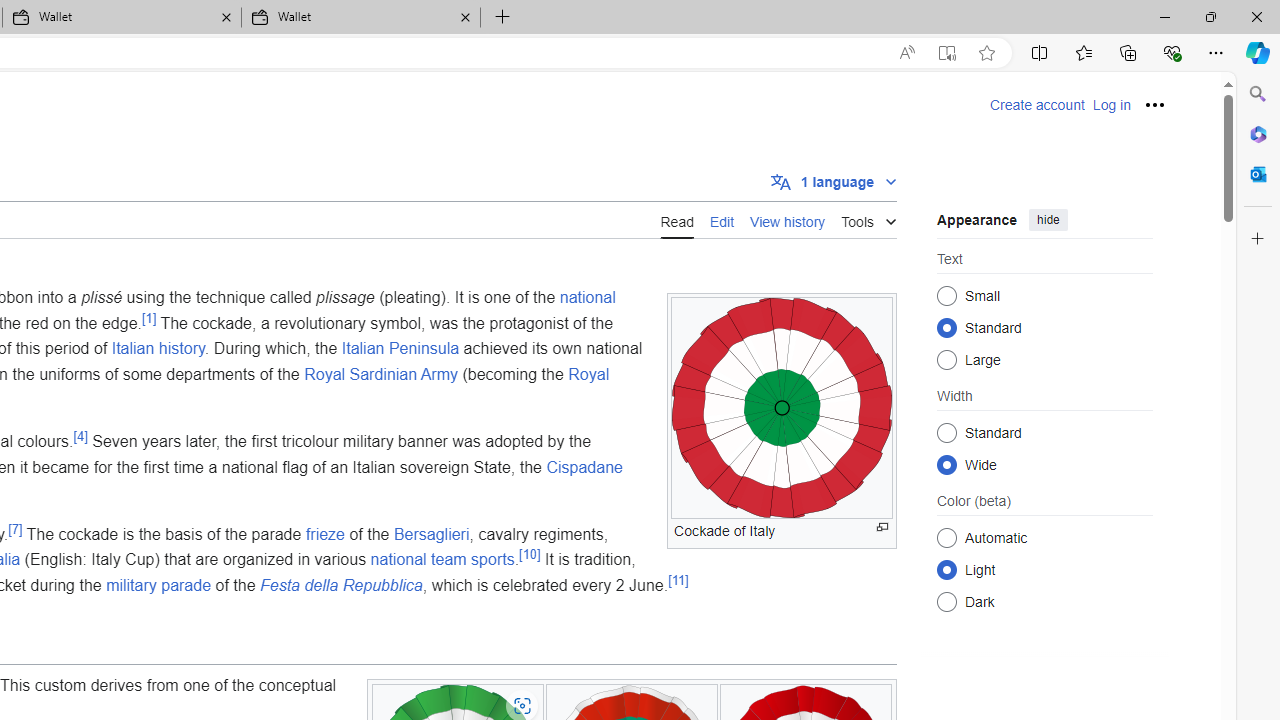 The width and height of the screenshot is (1280, 720). Describe the element at coordinates (400, 347) in the screenshot. I see `'Italian Peninsula'` at that location.